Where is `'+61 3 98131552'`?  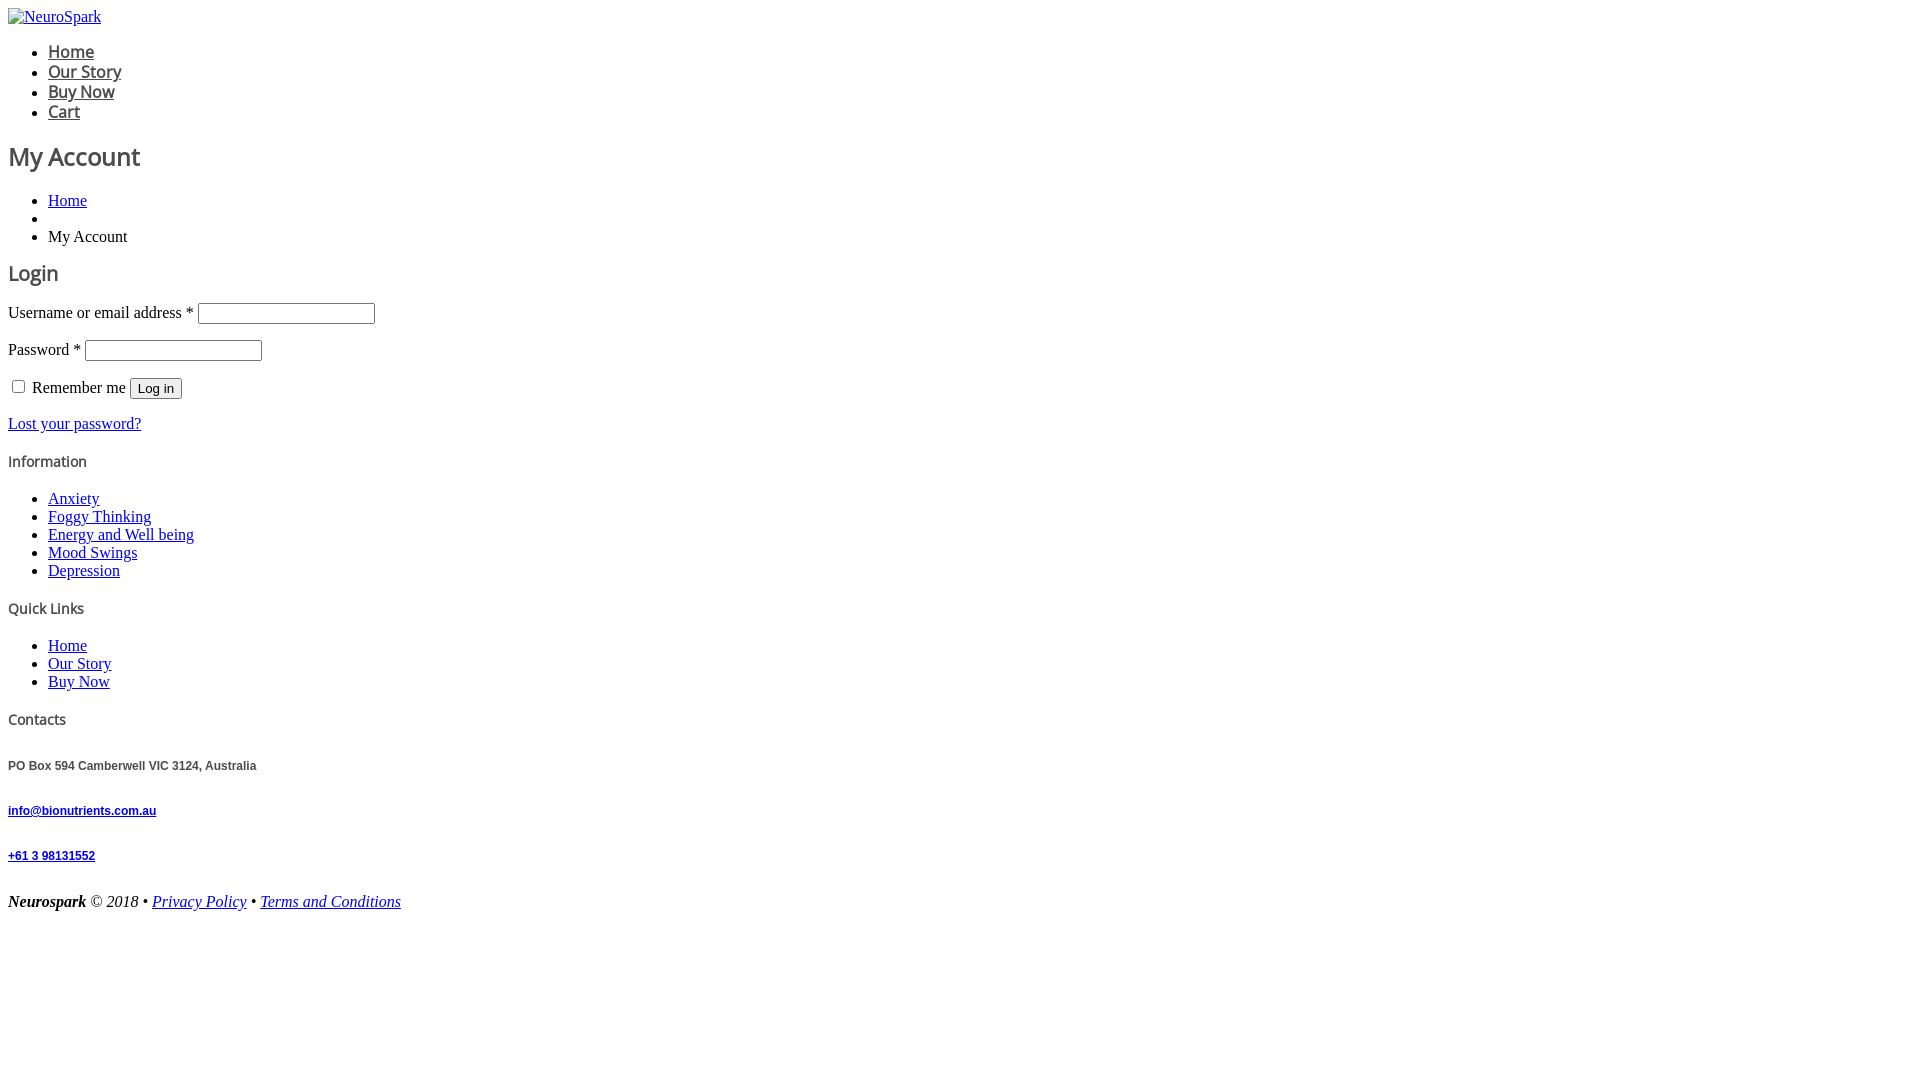
'+61 3 98131552' is located at coordinates (51, 855).